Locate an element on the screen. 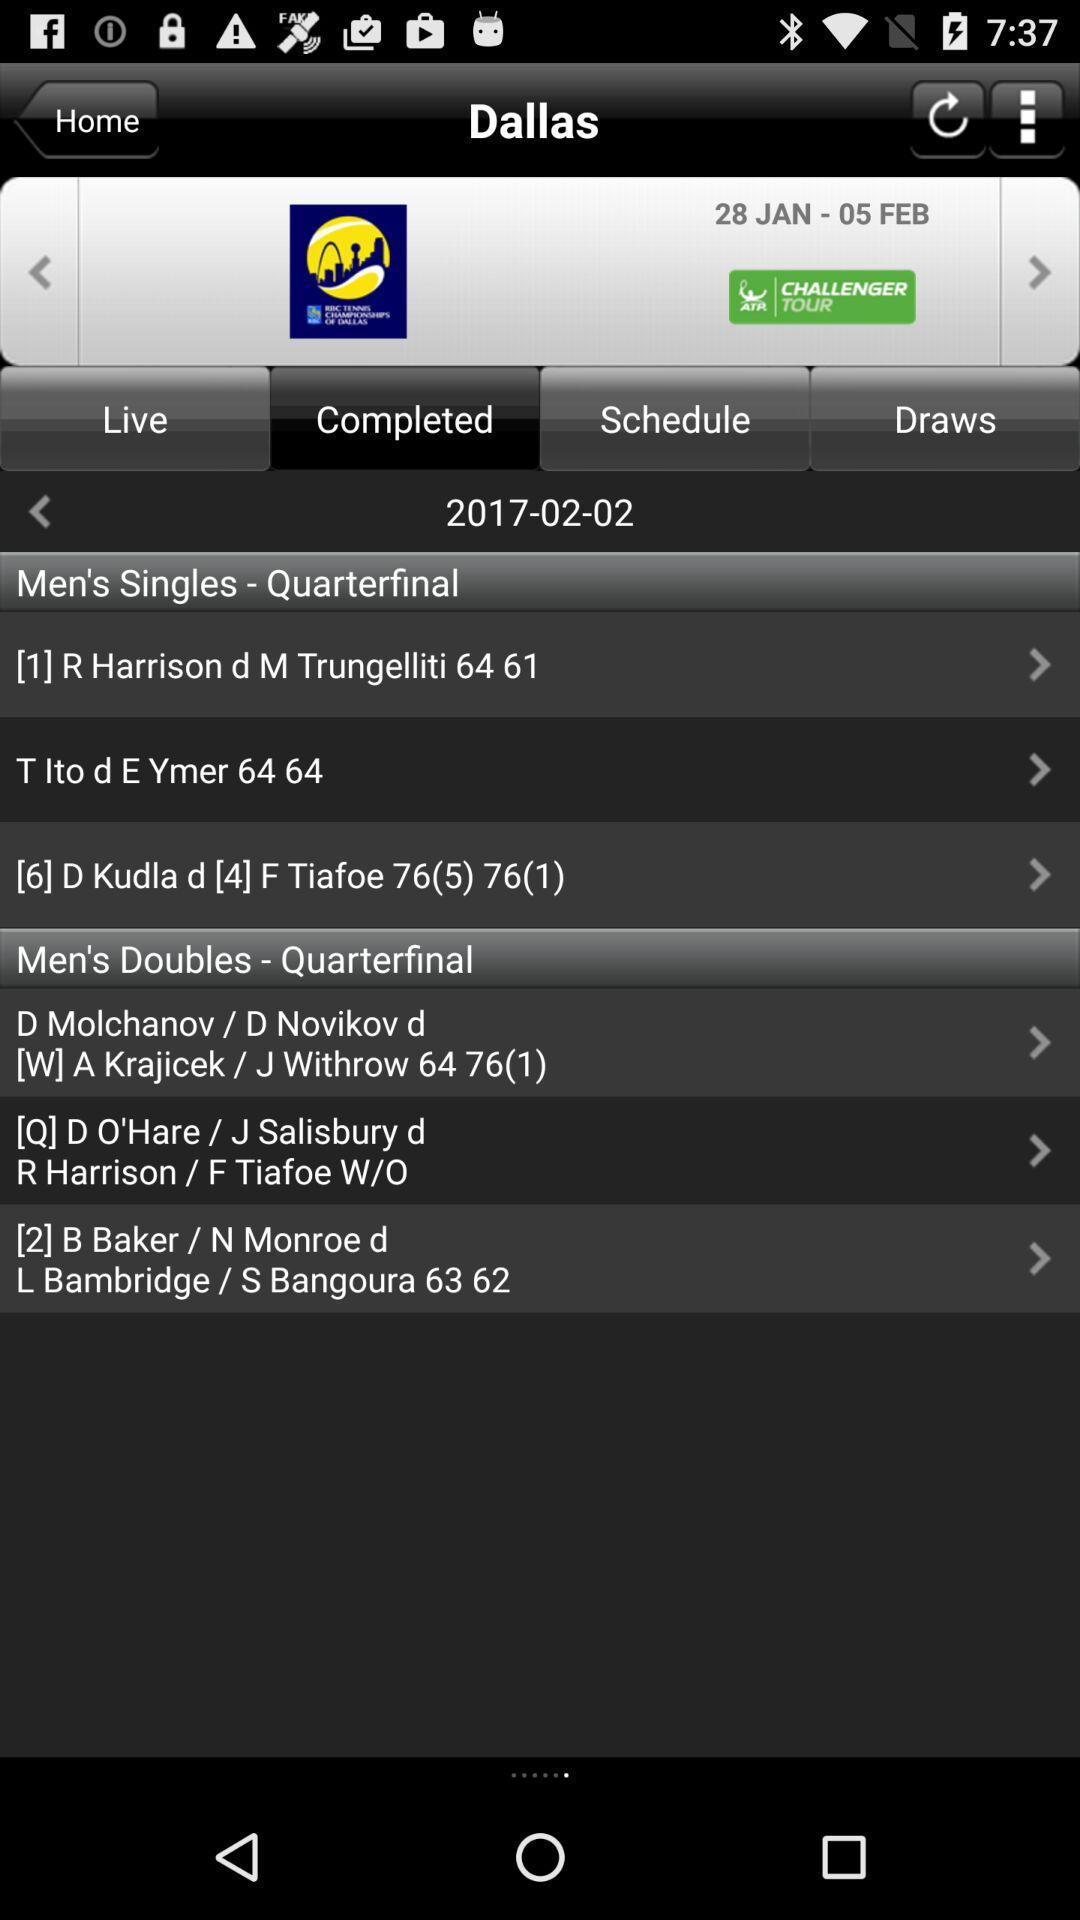 The width and height of the screenshot is (1080, 1920). the button which is next to the green icon is located at coordinates (1039, 270).